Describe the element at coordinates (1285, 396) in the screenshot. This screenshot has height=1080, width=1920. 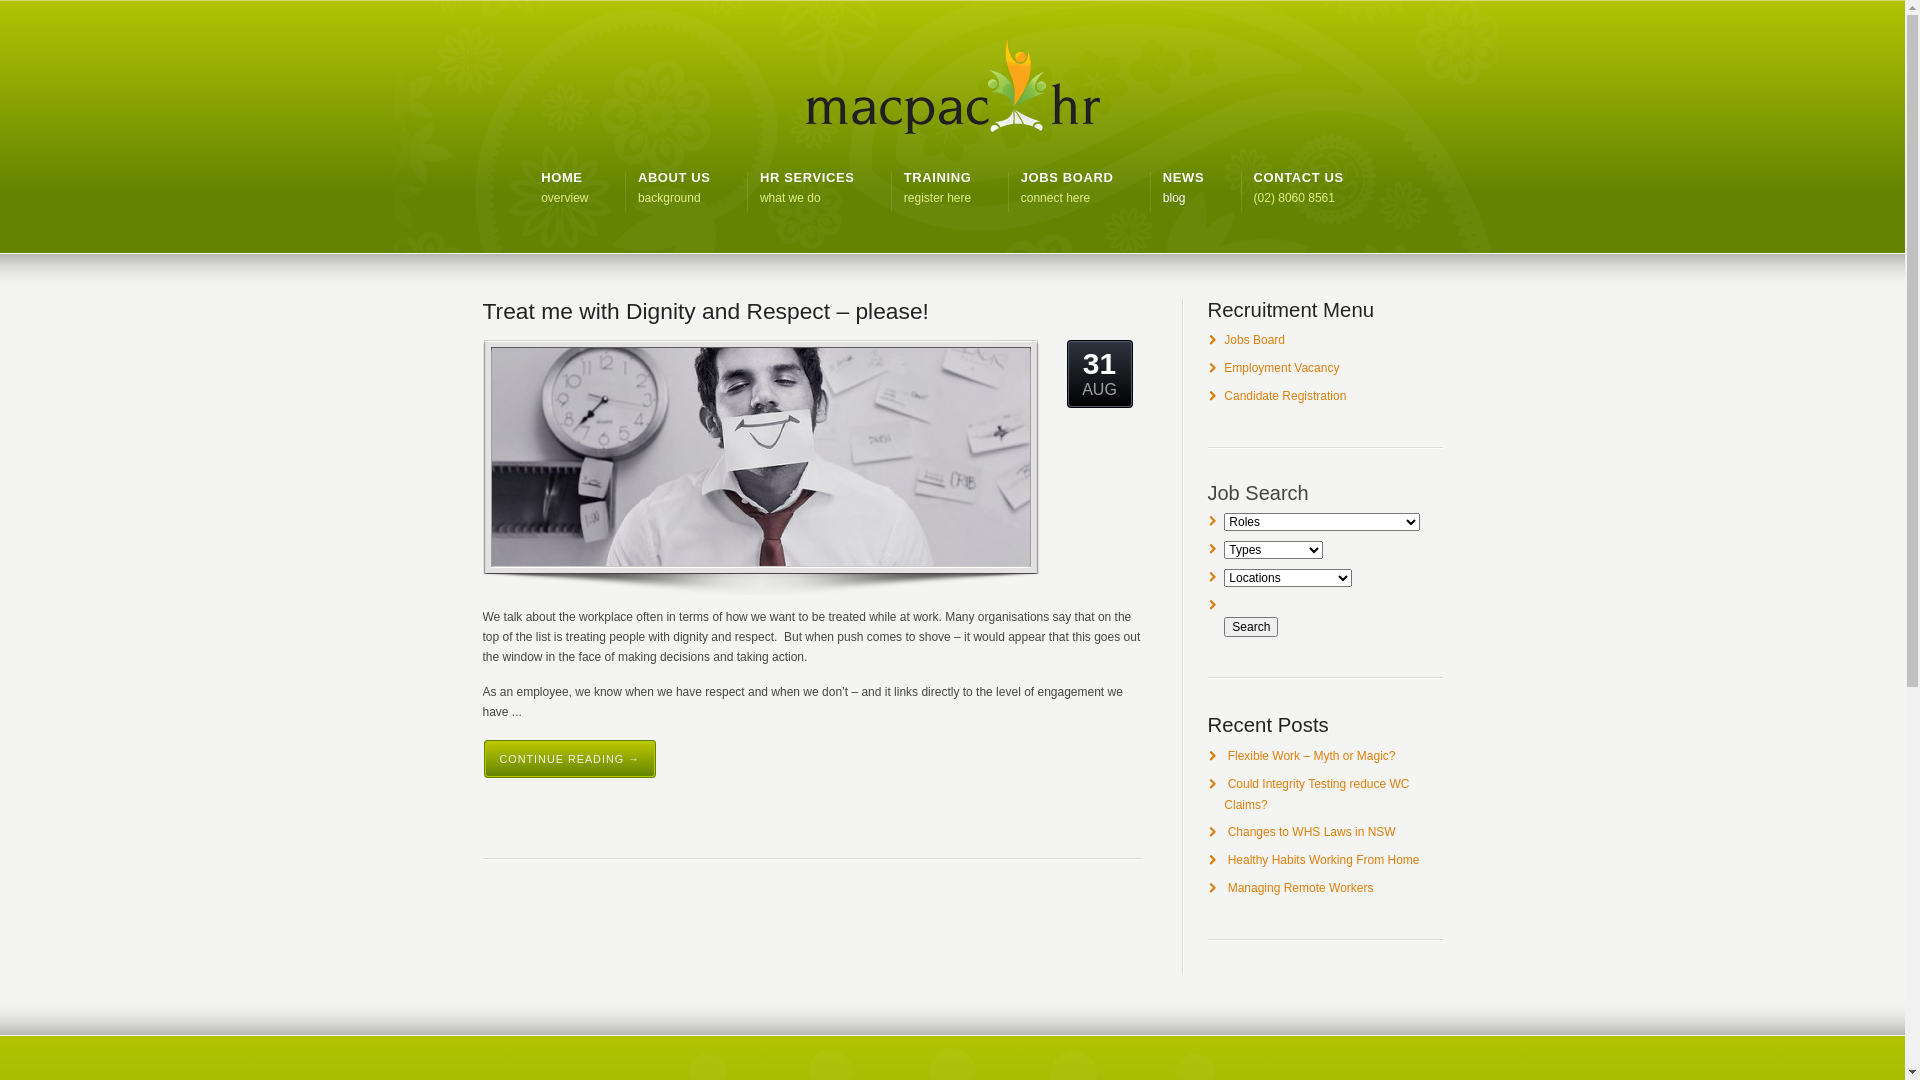
I see `'Candidate Registration'` at that location.